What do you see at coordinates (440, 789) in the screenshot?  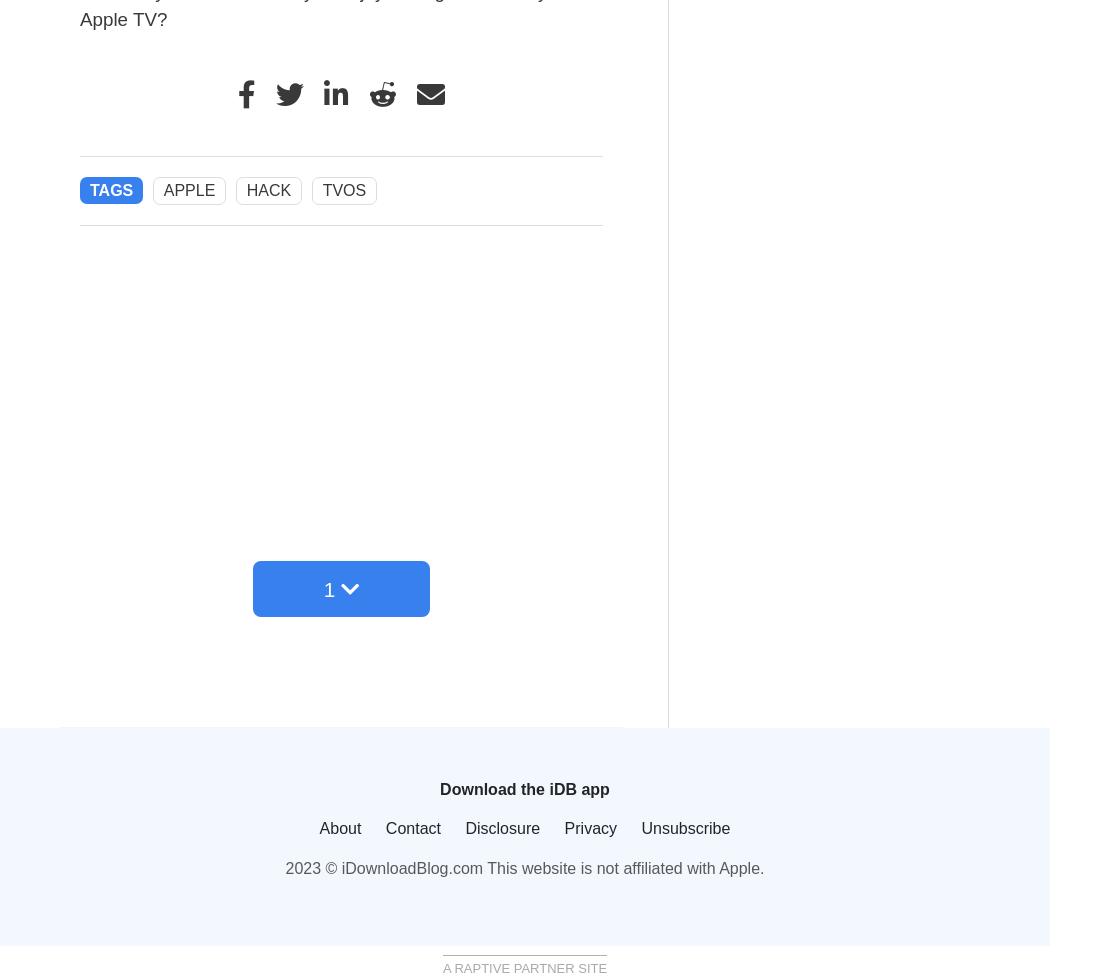 I see `'Download the iDB app'` at bounding box center [440, 789].